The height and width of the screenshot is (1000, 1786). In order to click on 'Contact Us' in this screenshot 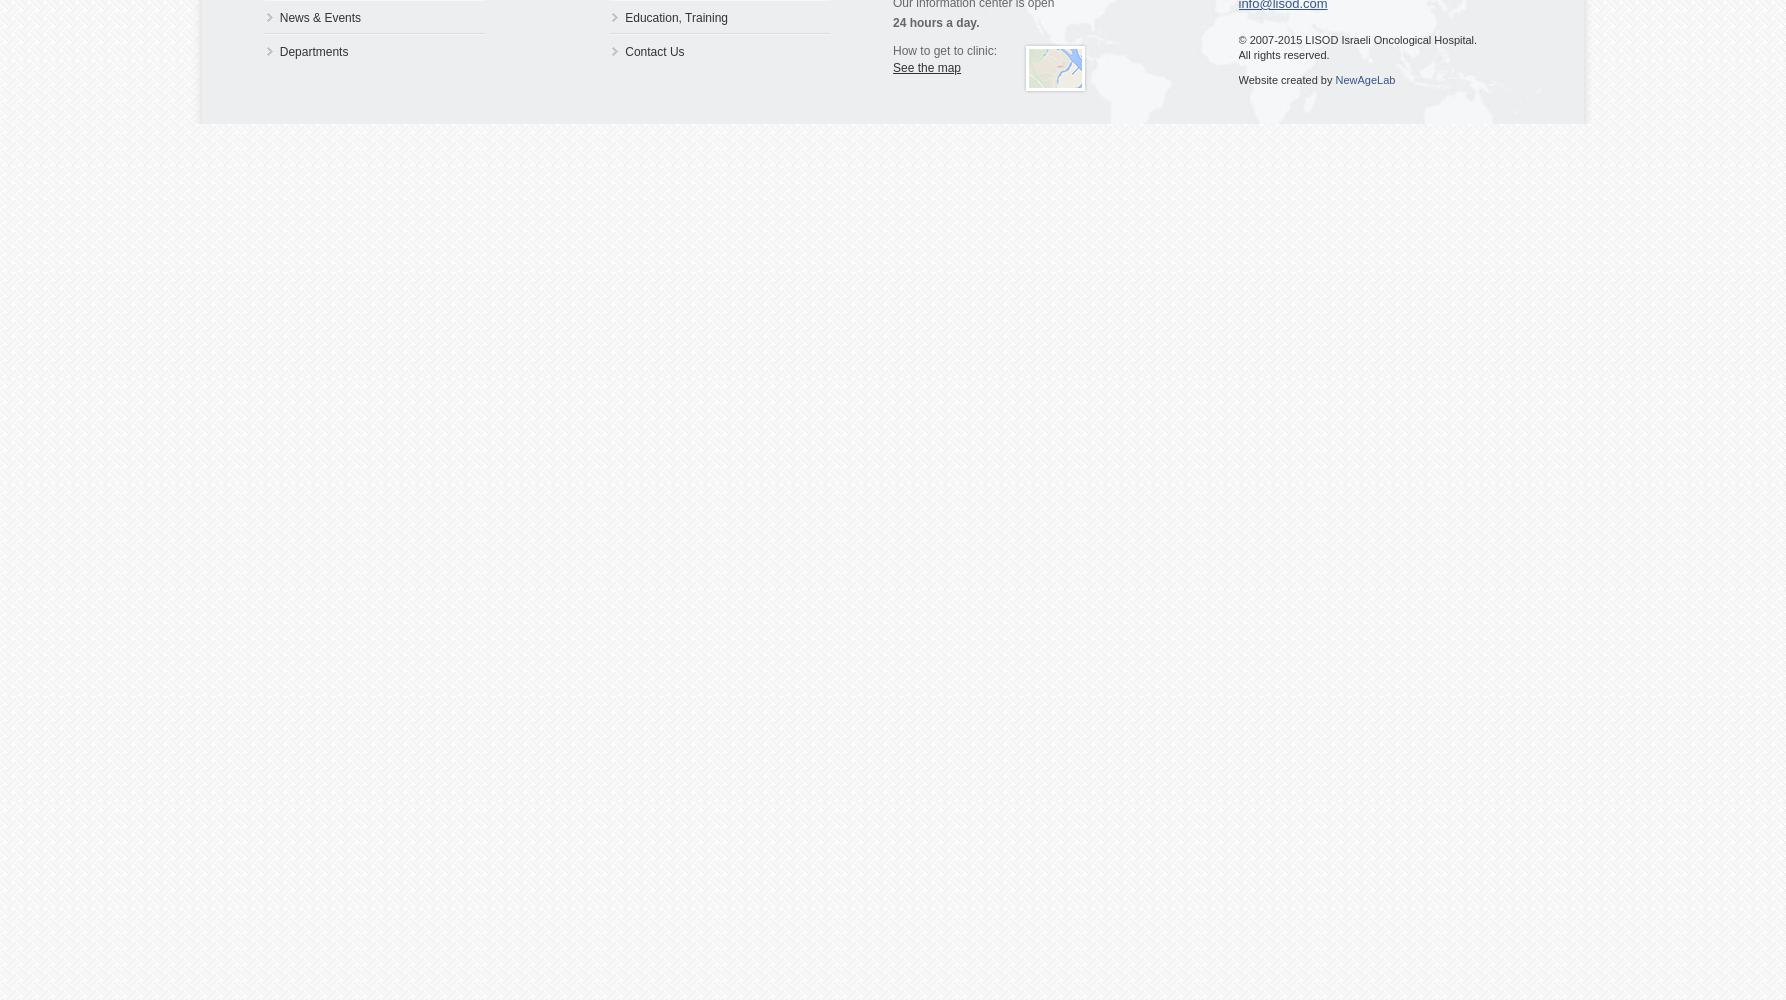, I will do `click(654, 52)`.